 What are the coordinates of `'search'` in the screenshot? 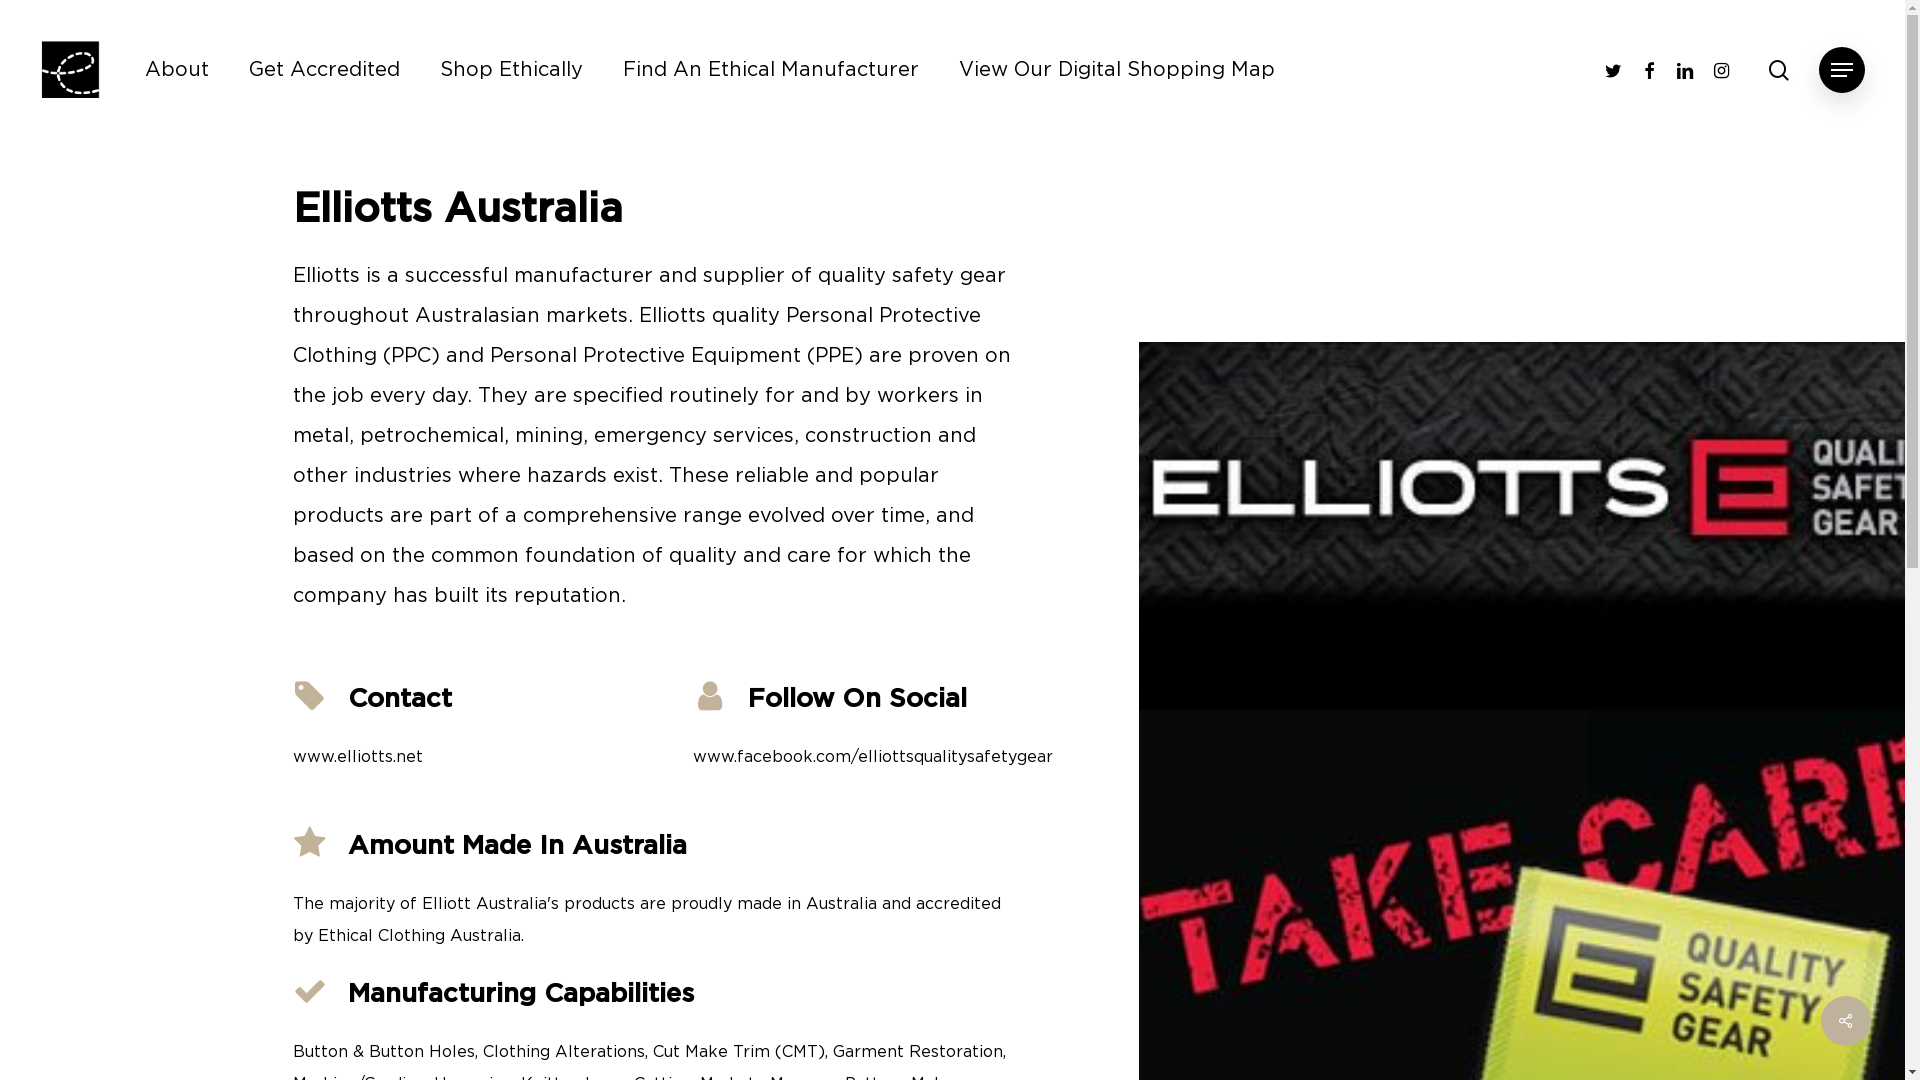 It's located at (1779, 69).